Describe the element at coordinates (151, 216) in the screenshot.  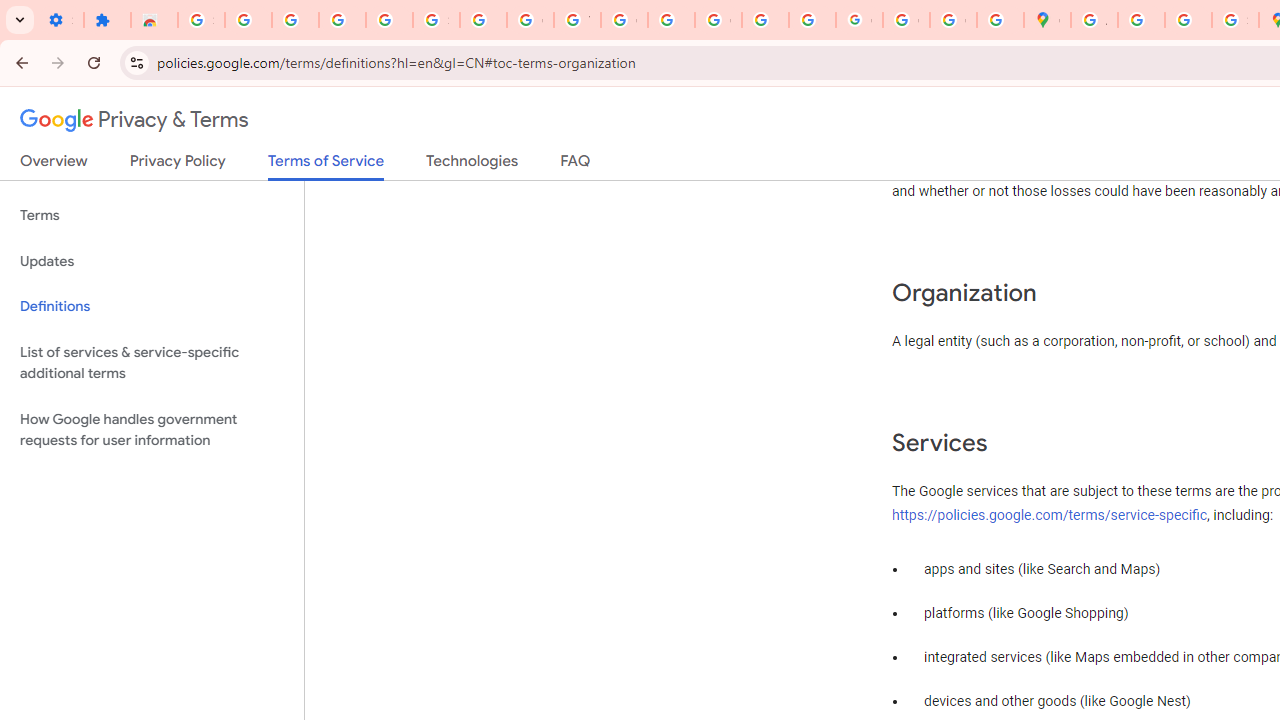
I see `'Terms'` at that location.